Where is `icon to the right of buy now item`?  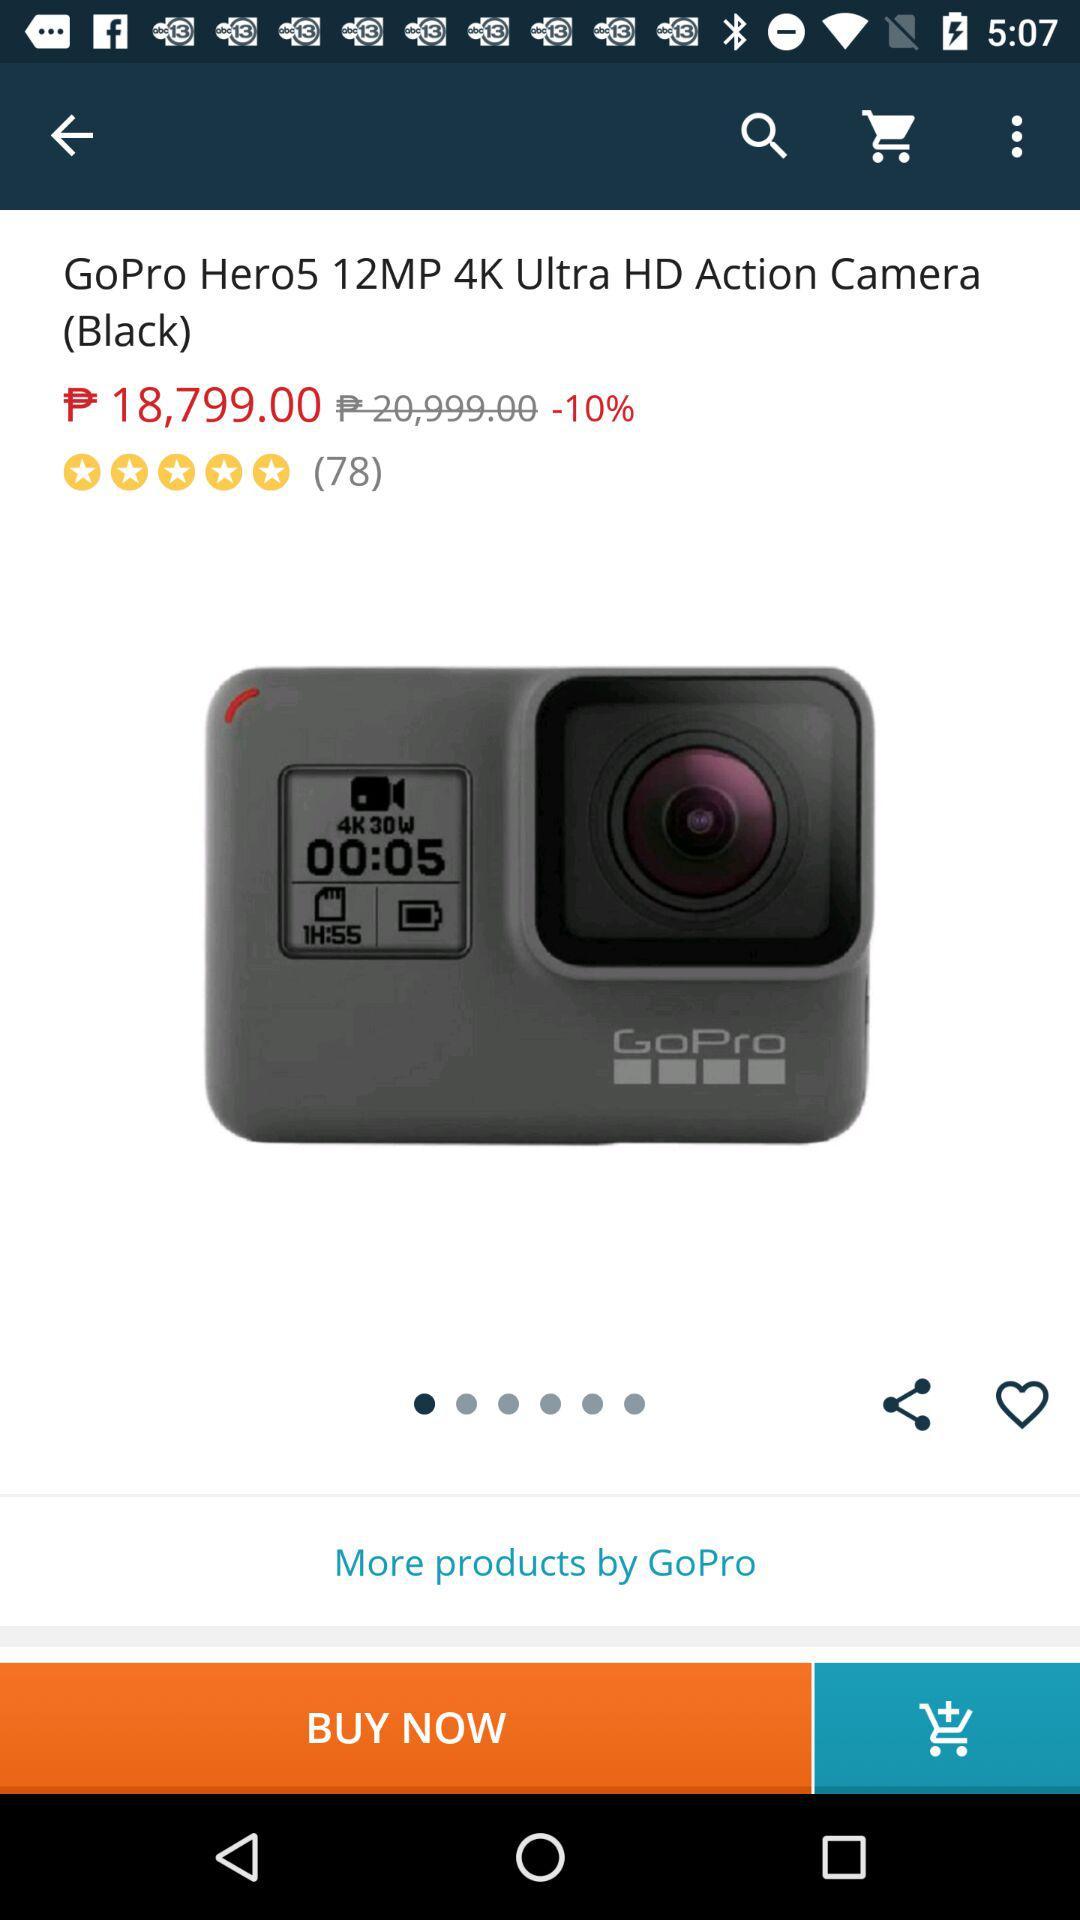
icon to the right of buy now item is located at coordinates (946, 1727).